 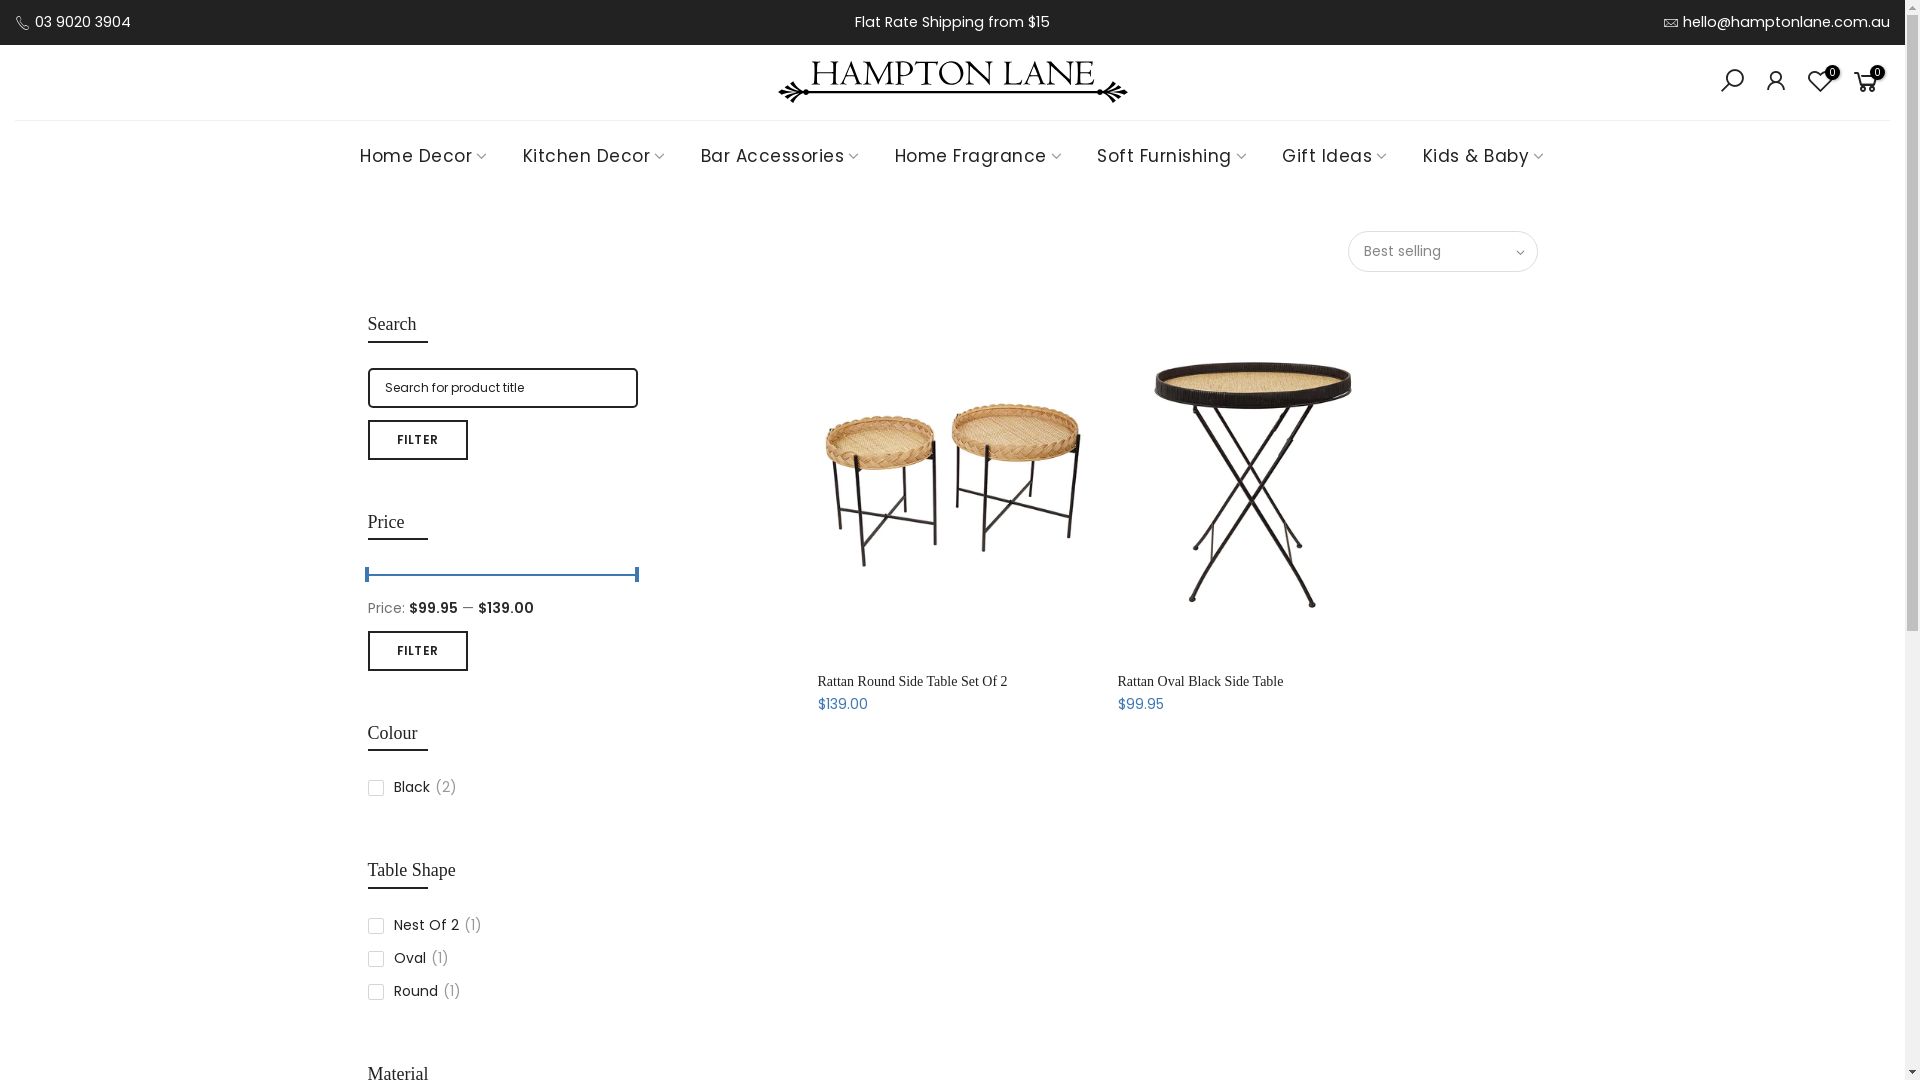 What do you see at coordinates (978, 154) in the screenshot?
I see `'Home Fragrance'` at bounding box center [978, 154].